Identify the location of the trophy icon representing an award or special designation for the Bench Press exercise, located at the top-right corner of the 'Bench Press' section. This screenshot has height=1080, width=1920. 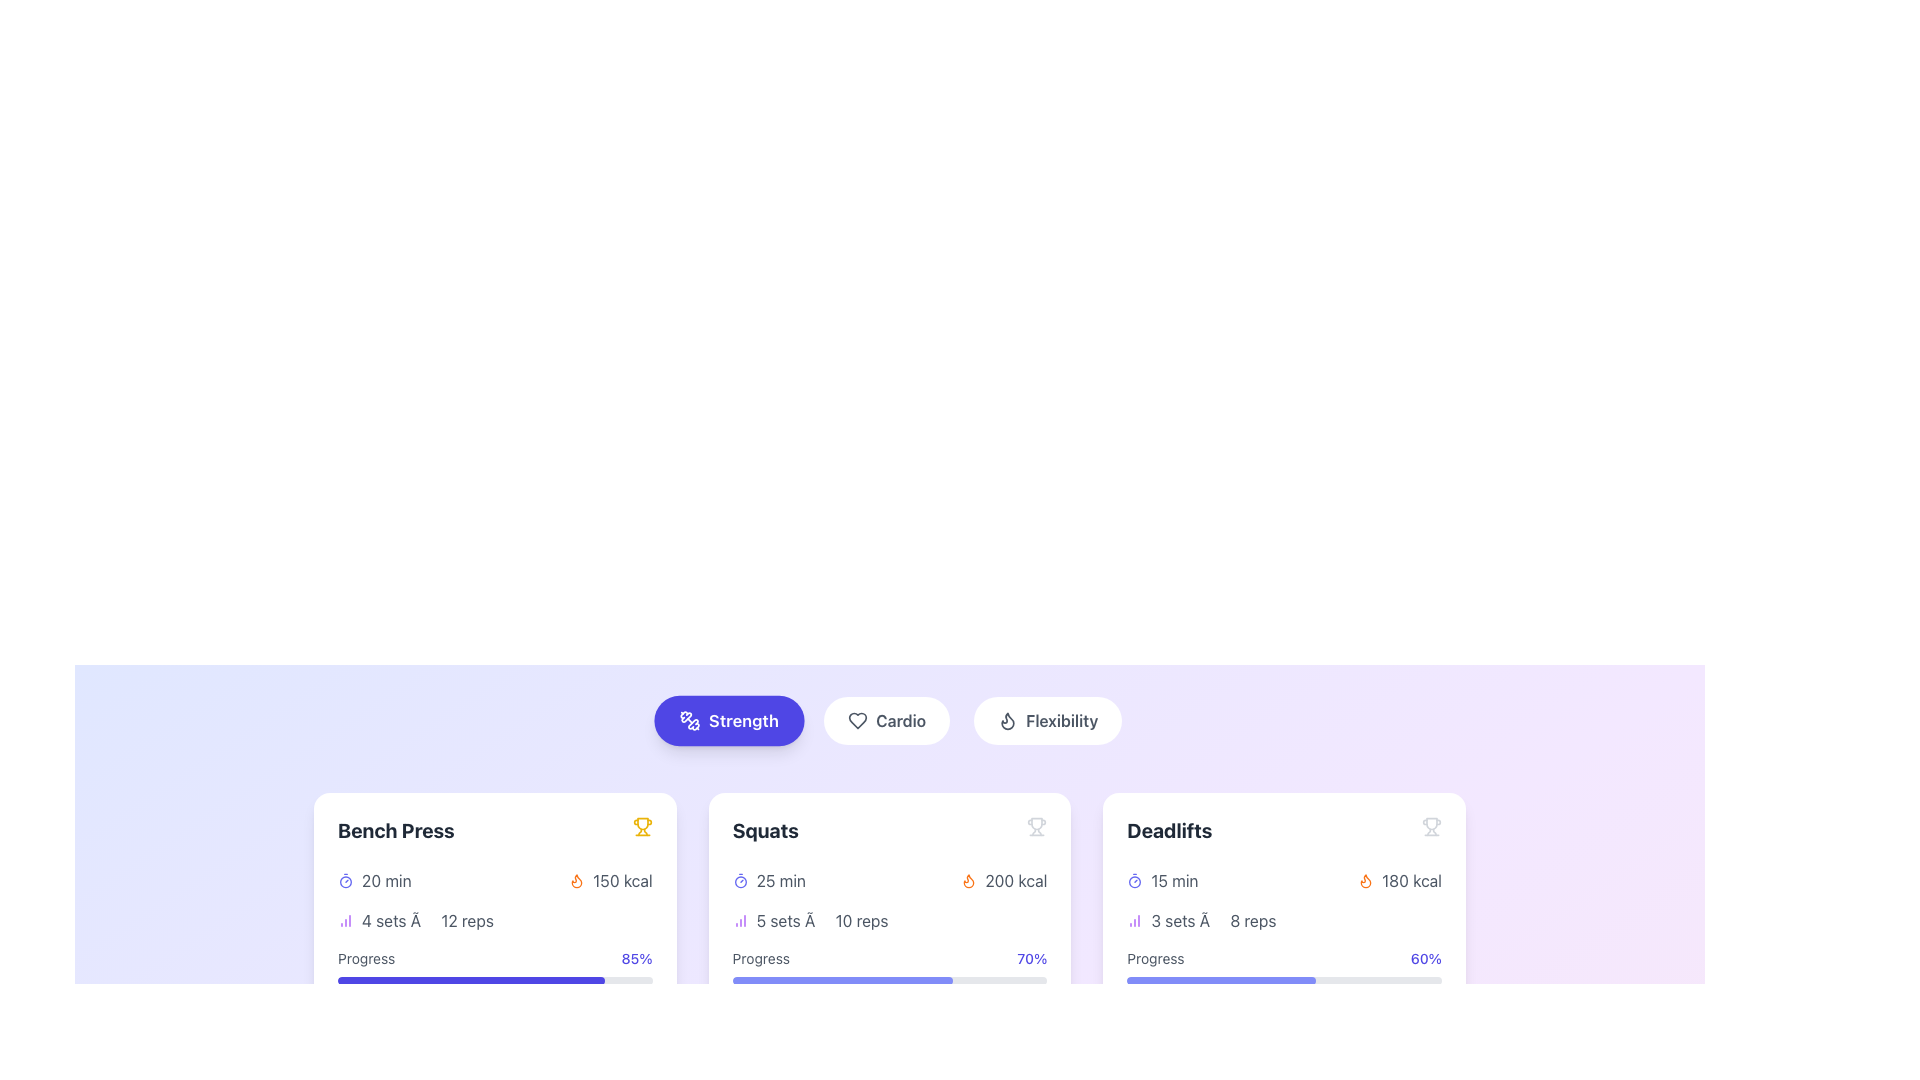
(642, 824).